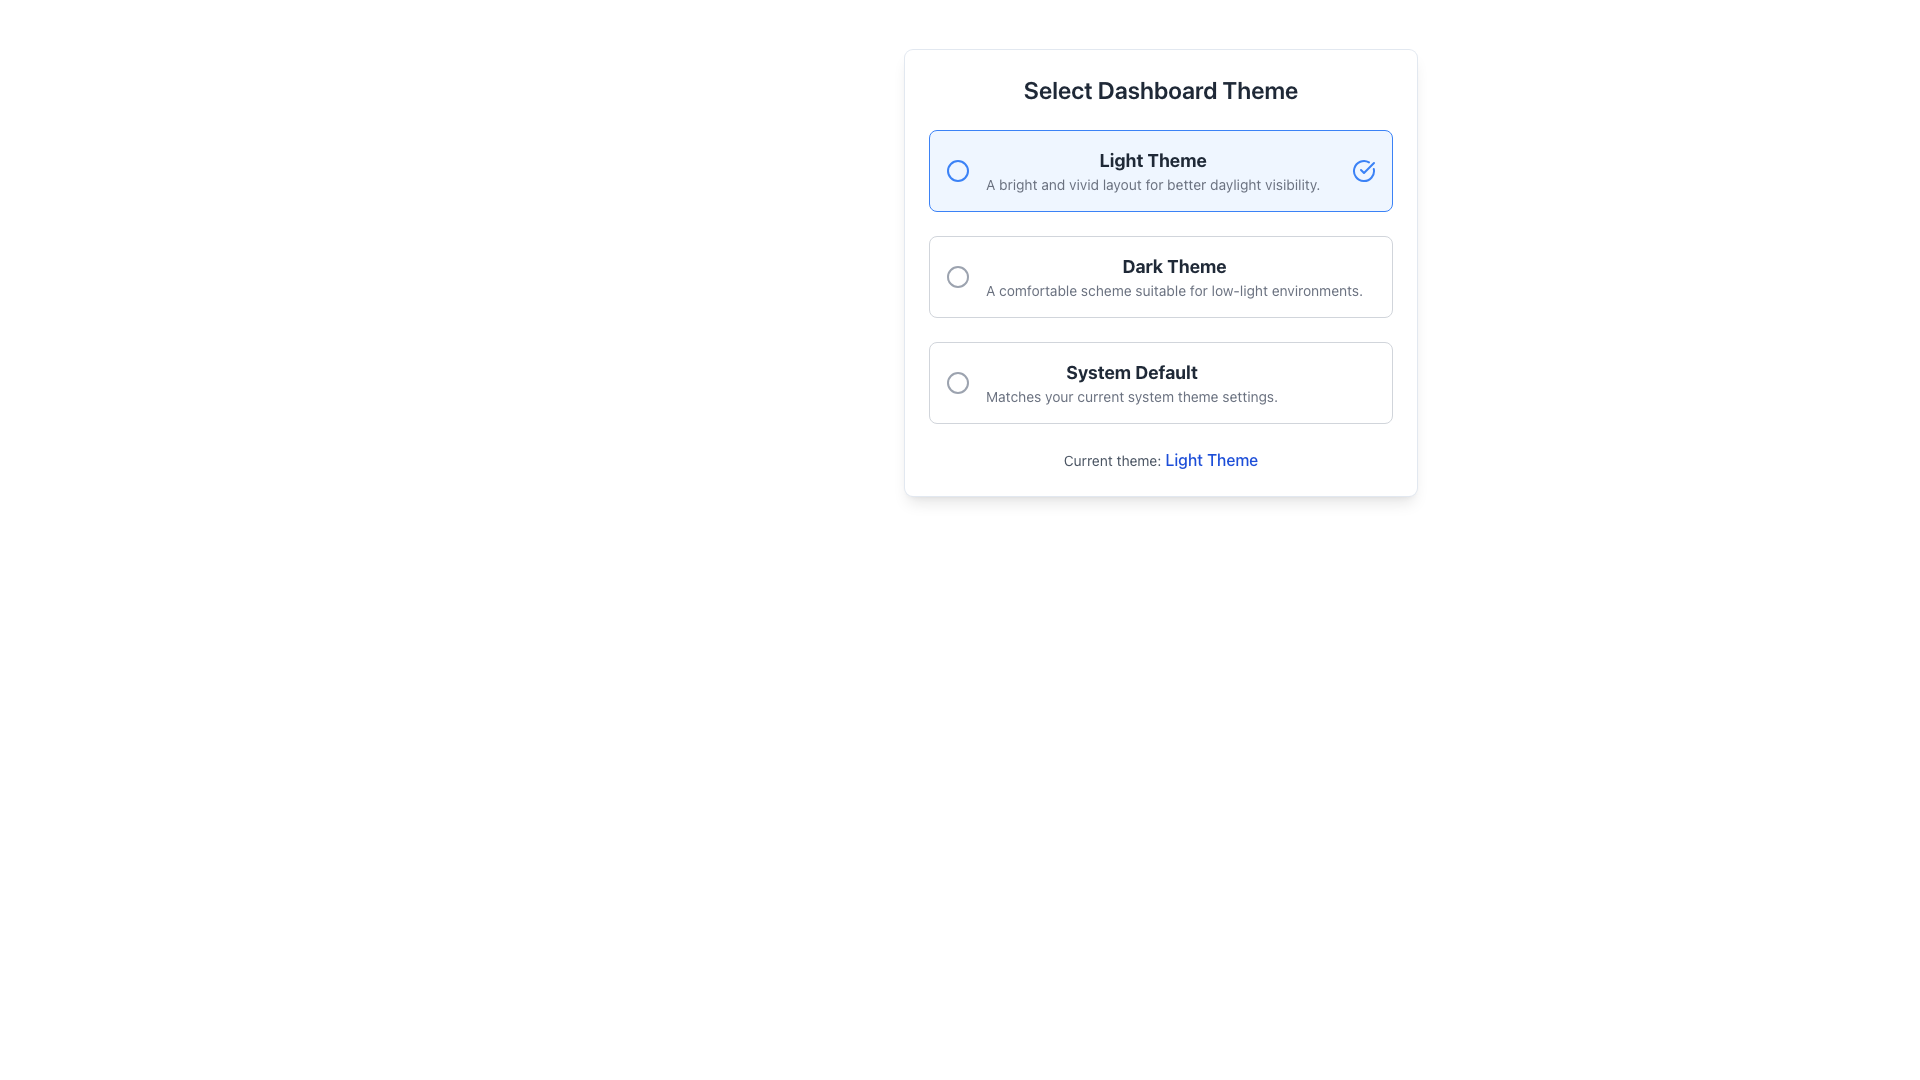  I want to click on the 'Light Theme' selectable option located within the settings interface, which is the second option under 'Select Dashboard Theme', so click(1161, 169).